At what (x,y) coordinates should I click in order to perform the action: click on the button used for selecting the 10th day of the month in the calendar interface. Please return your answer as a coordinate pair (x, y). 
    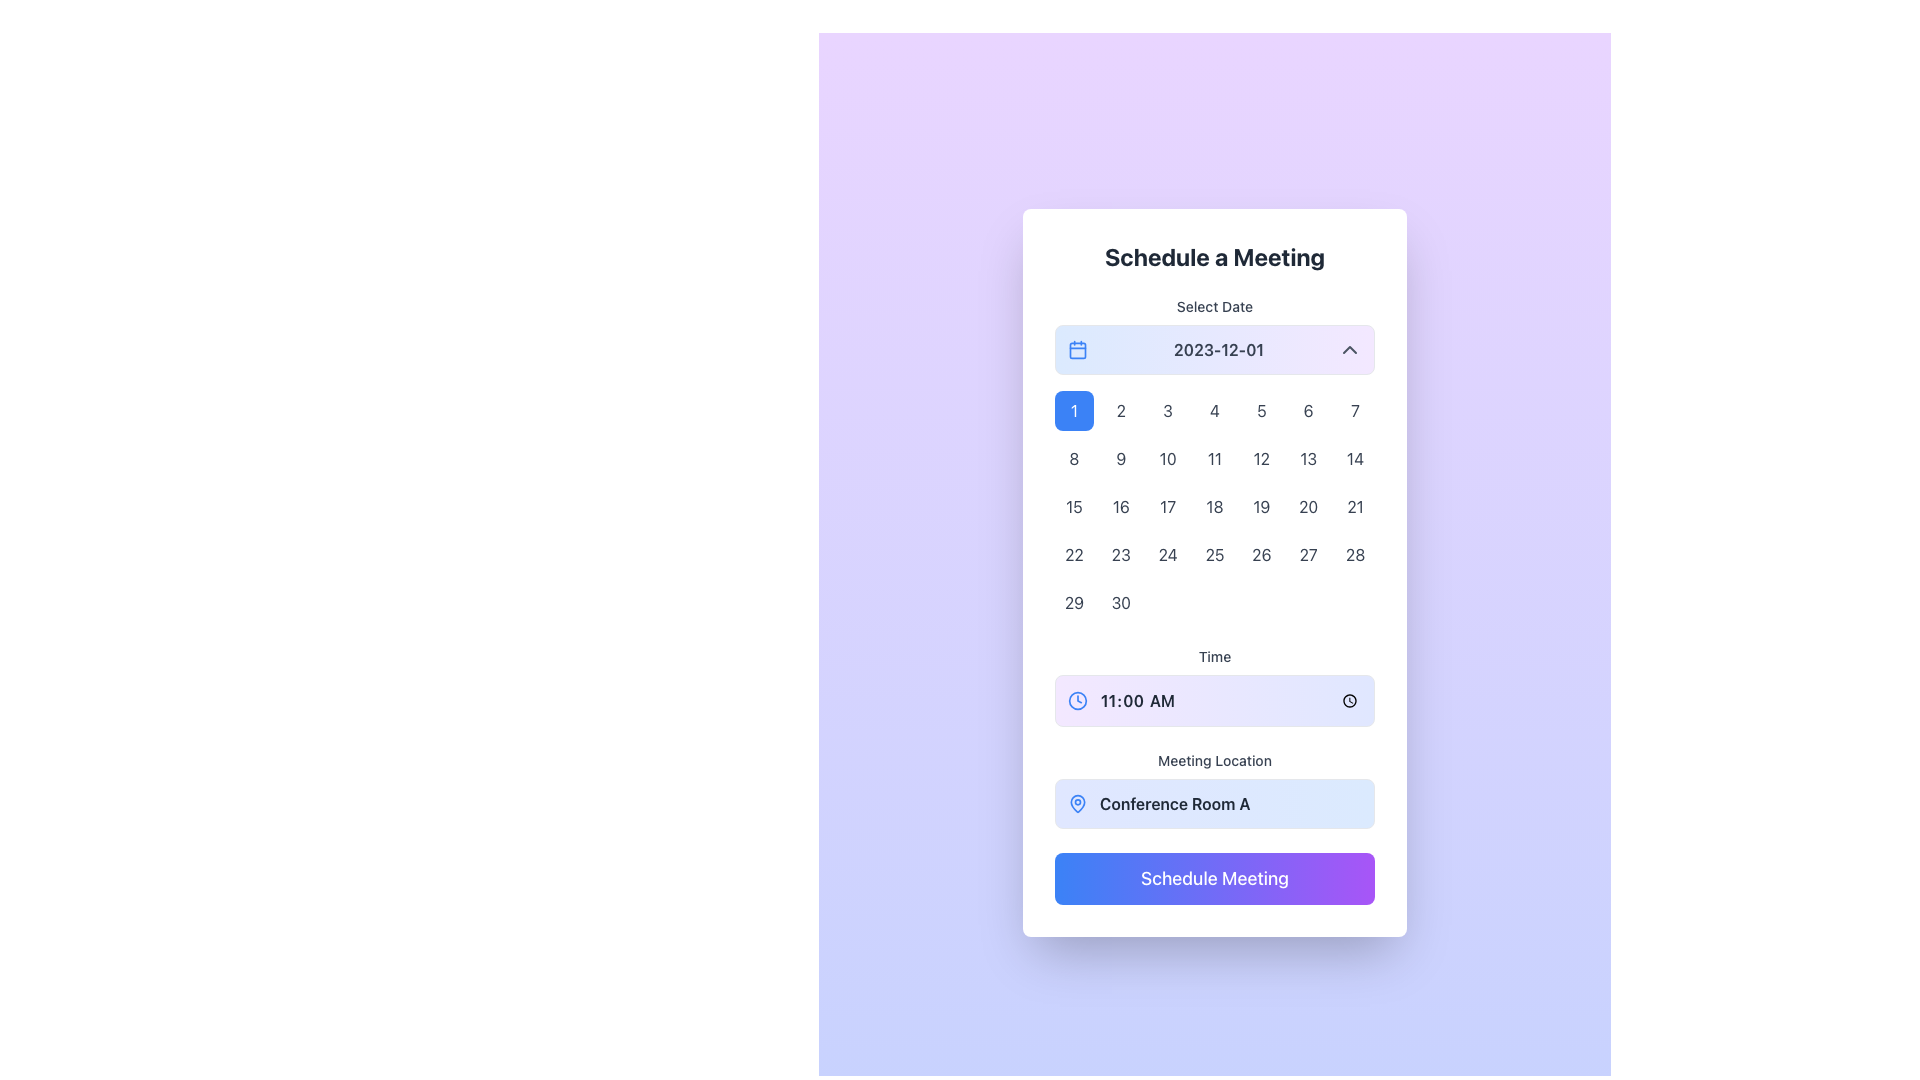
    Looking at the image, I should click on (1168, 459).